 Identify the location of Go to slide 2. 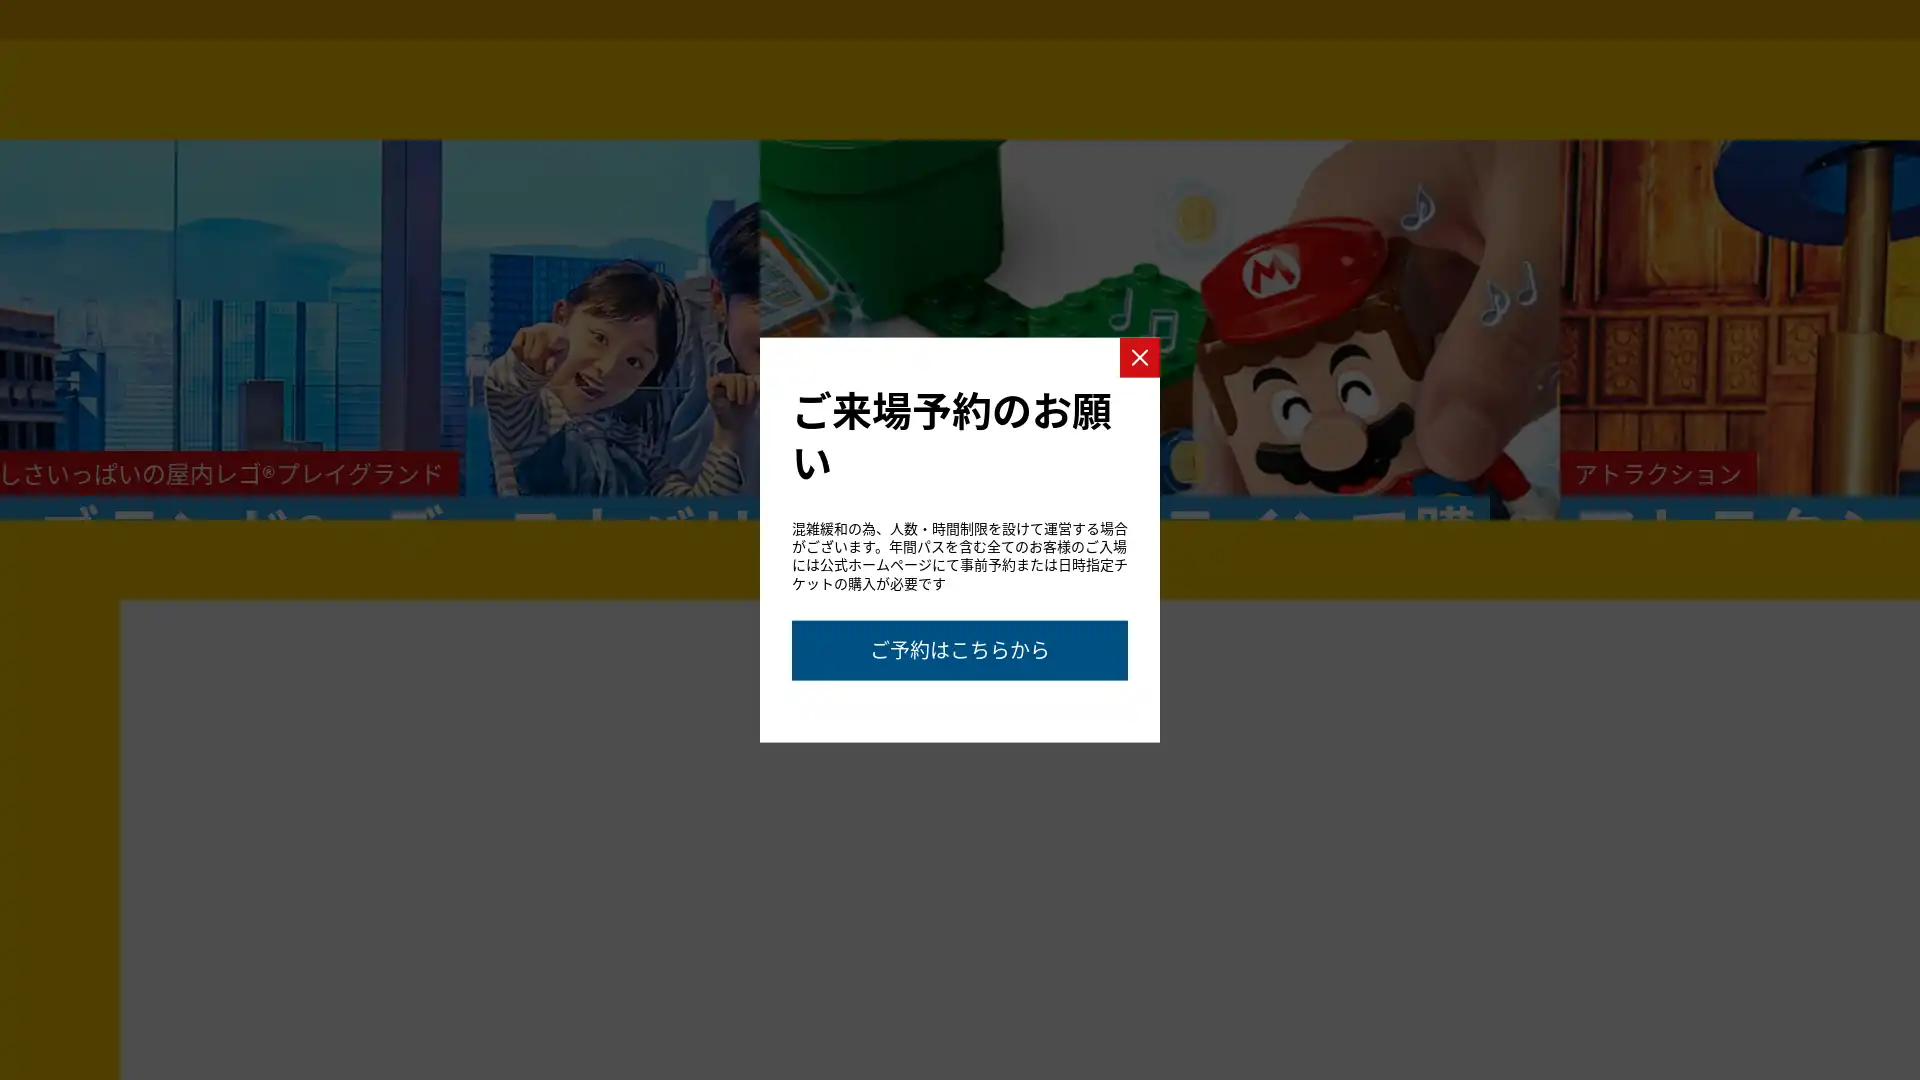
(960, 774).